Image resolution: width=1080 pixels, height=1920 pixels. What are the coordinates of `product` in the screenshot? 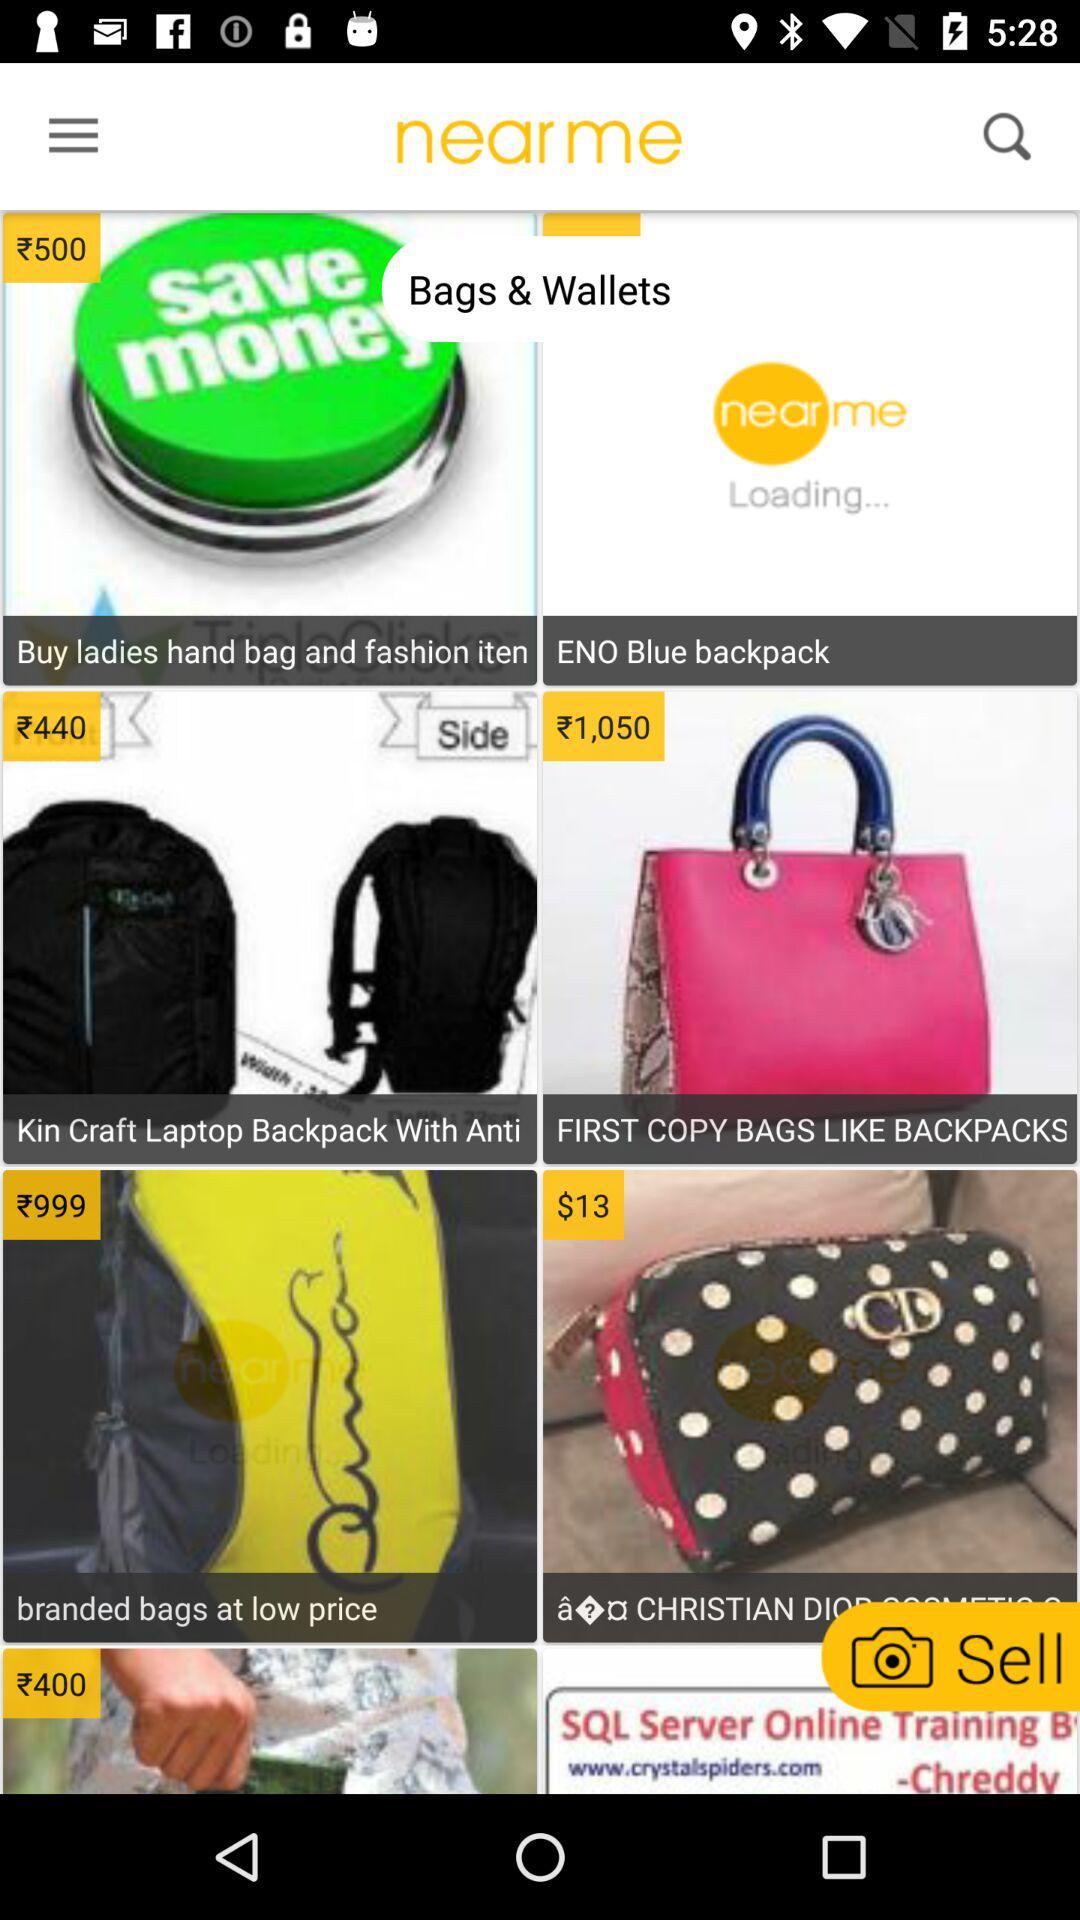 It's located at (270, 1075).